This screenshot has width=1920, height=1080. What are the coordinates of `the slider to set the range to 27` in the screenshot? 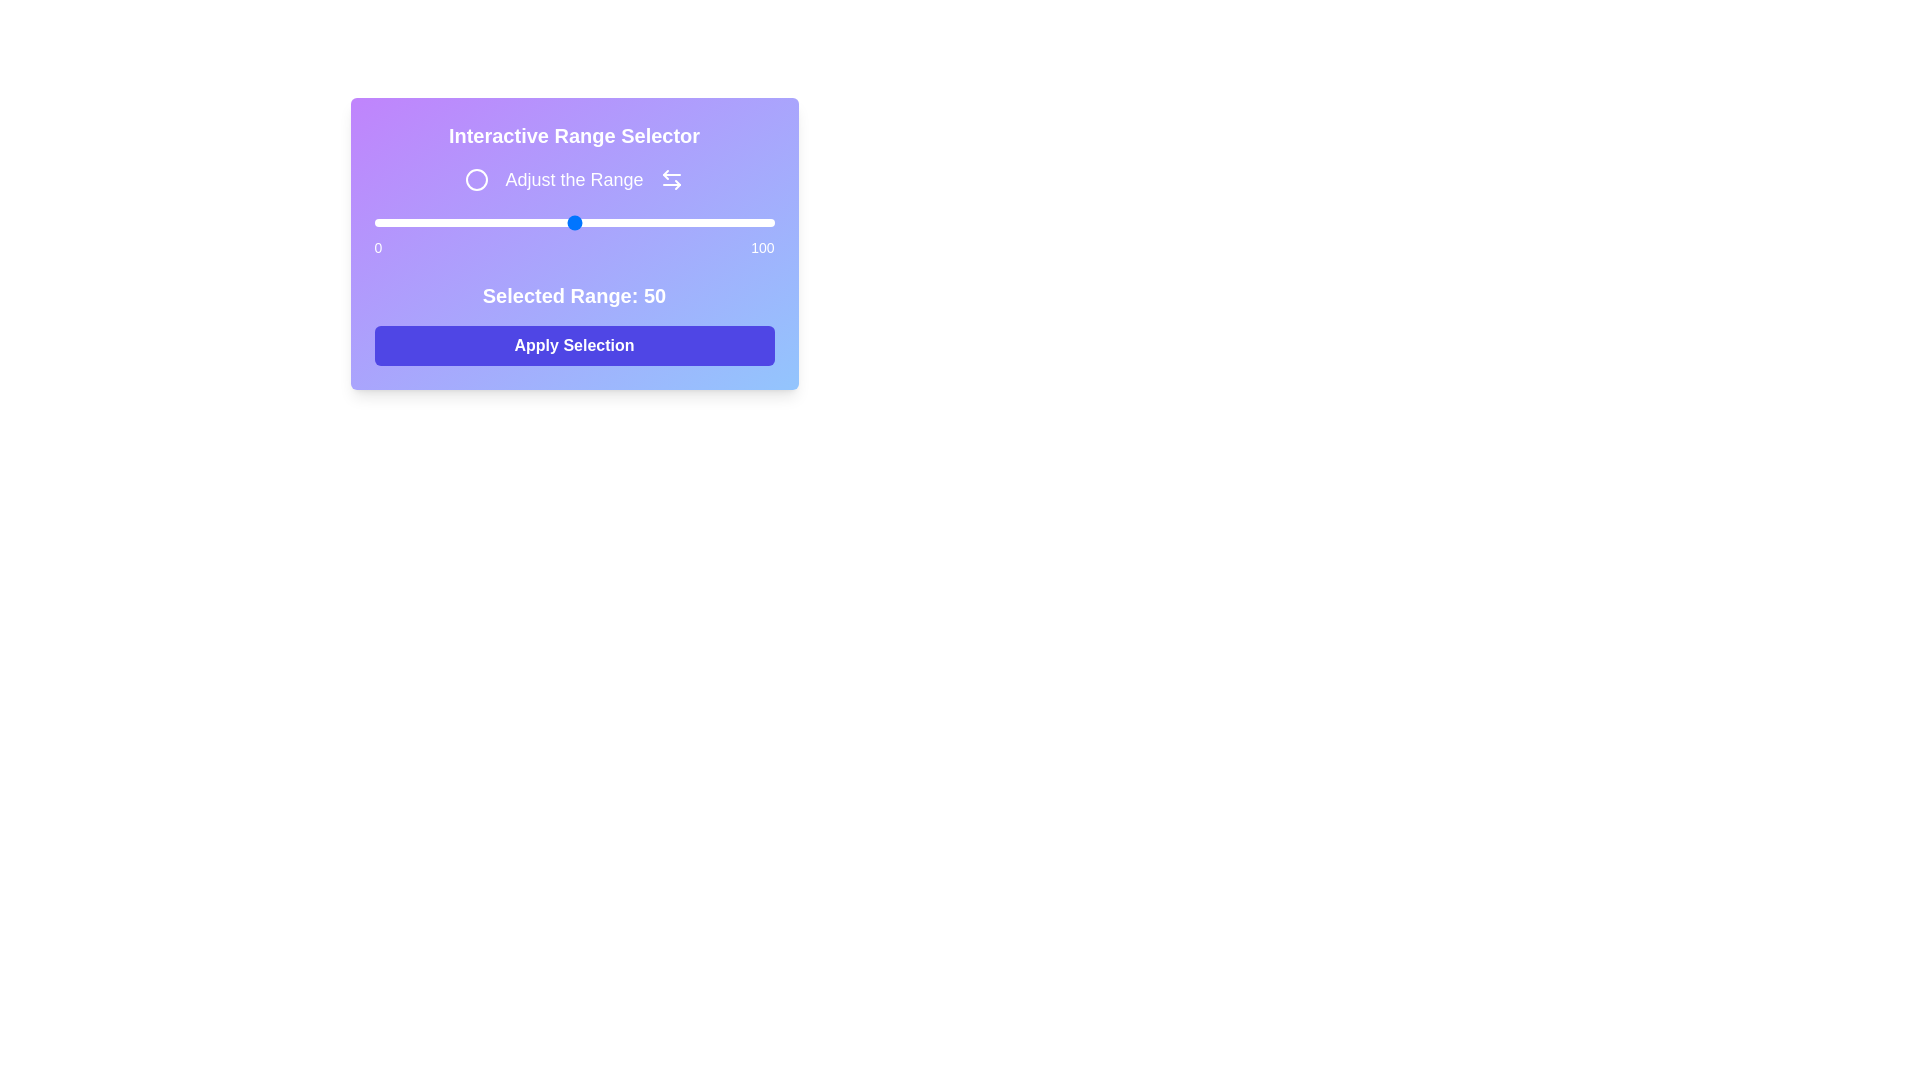 It's located at (482, 223).